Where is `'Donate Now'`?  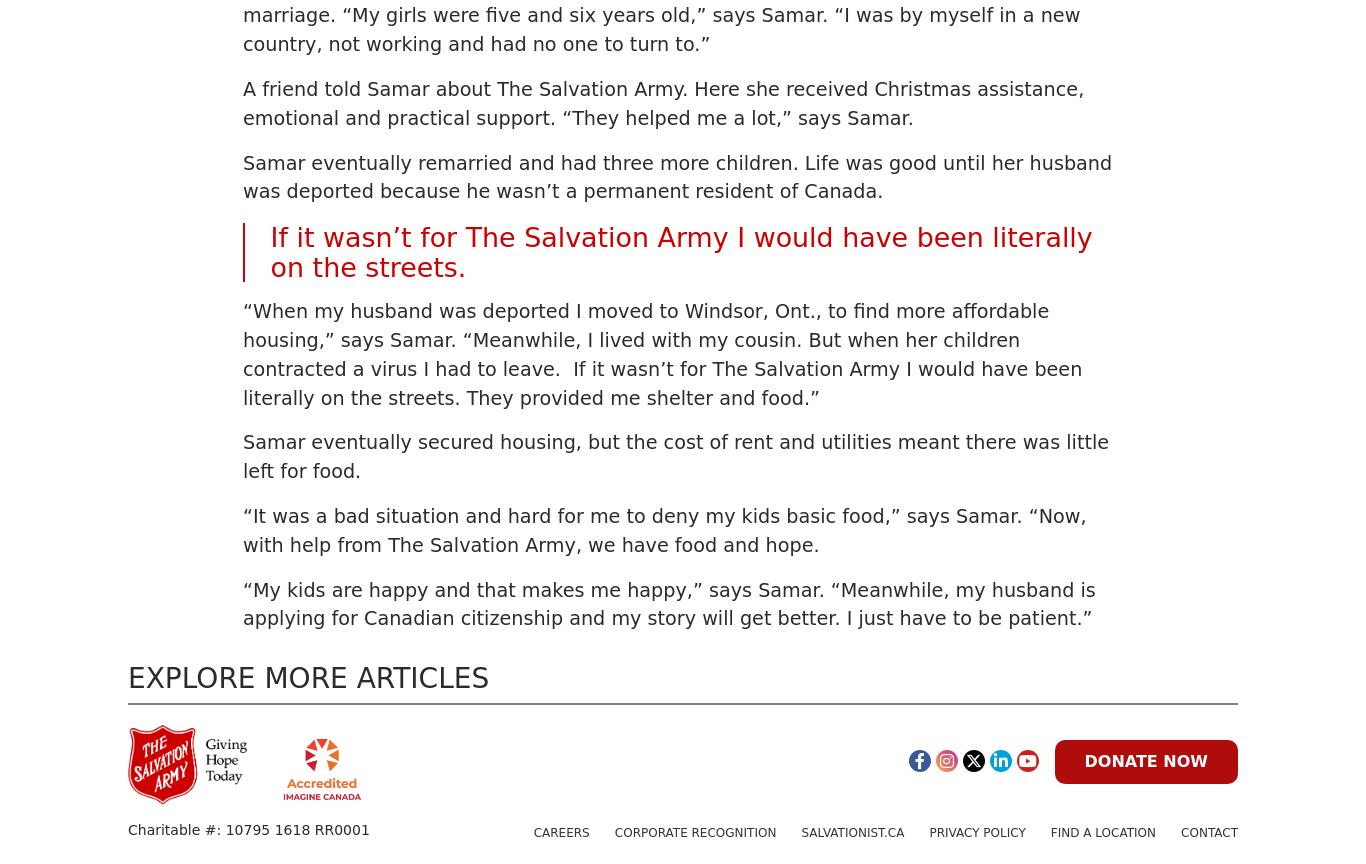 'Donate Now' is located at coordinates (1083, 760).